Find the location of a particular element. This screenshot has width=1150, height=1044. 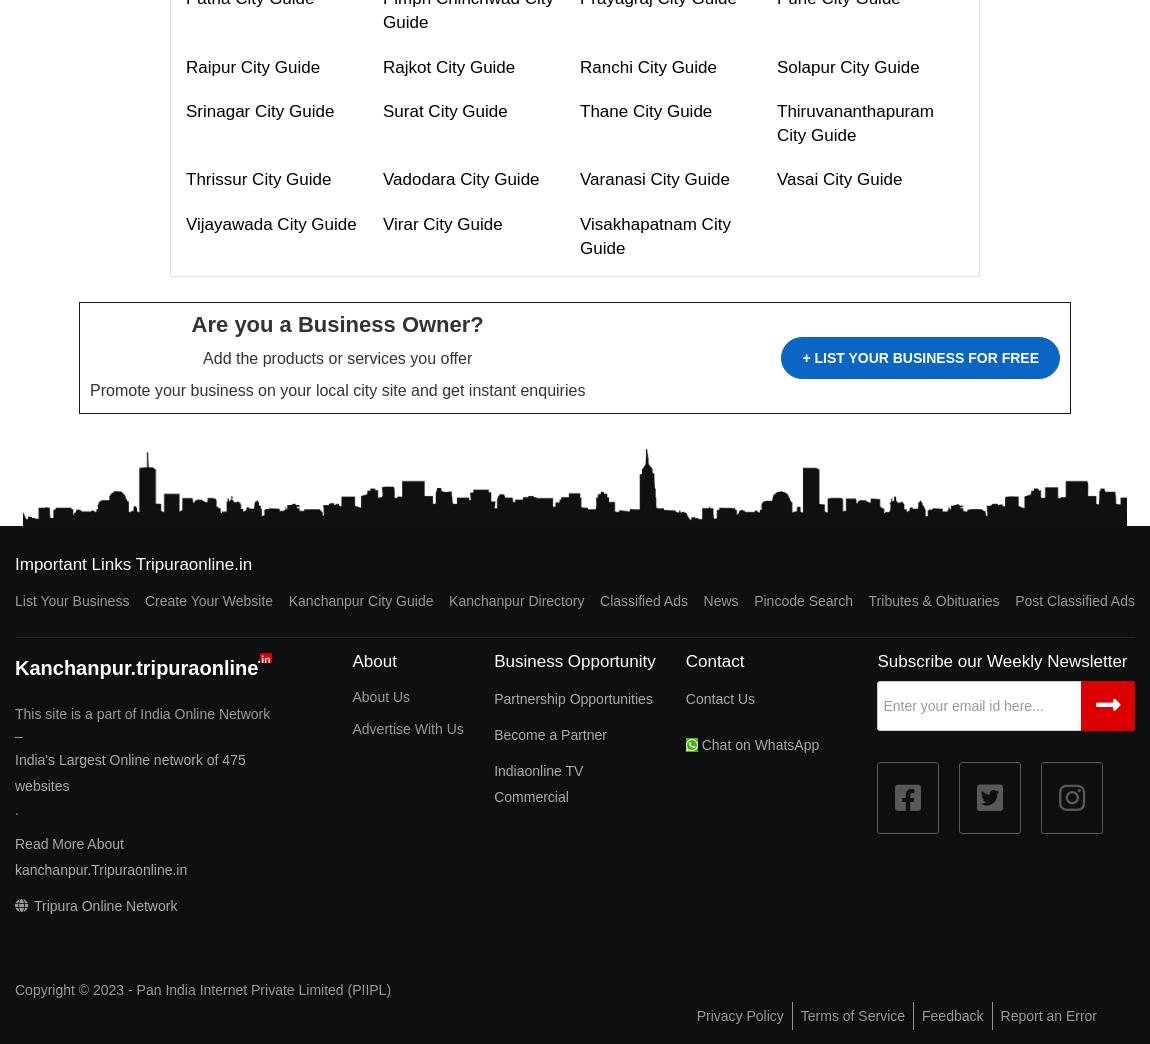

'Partnership Opportunities' is located at coordinates (494, 697).